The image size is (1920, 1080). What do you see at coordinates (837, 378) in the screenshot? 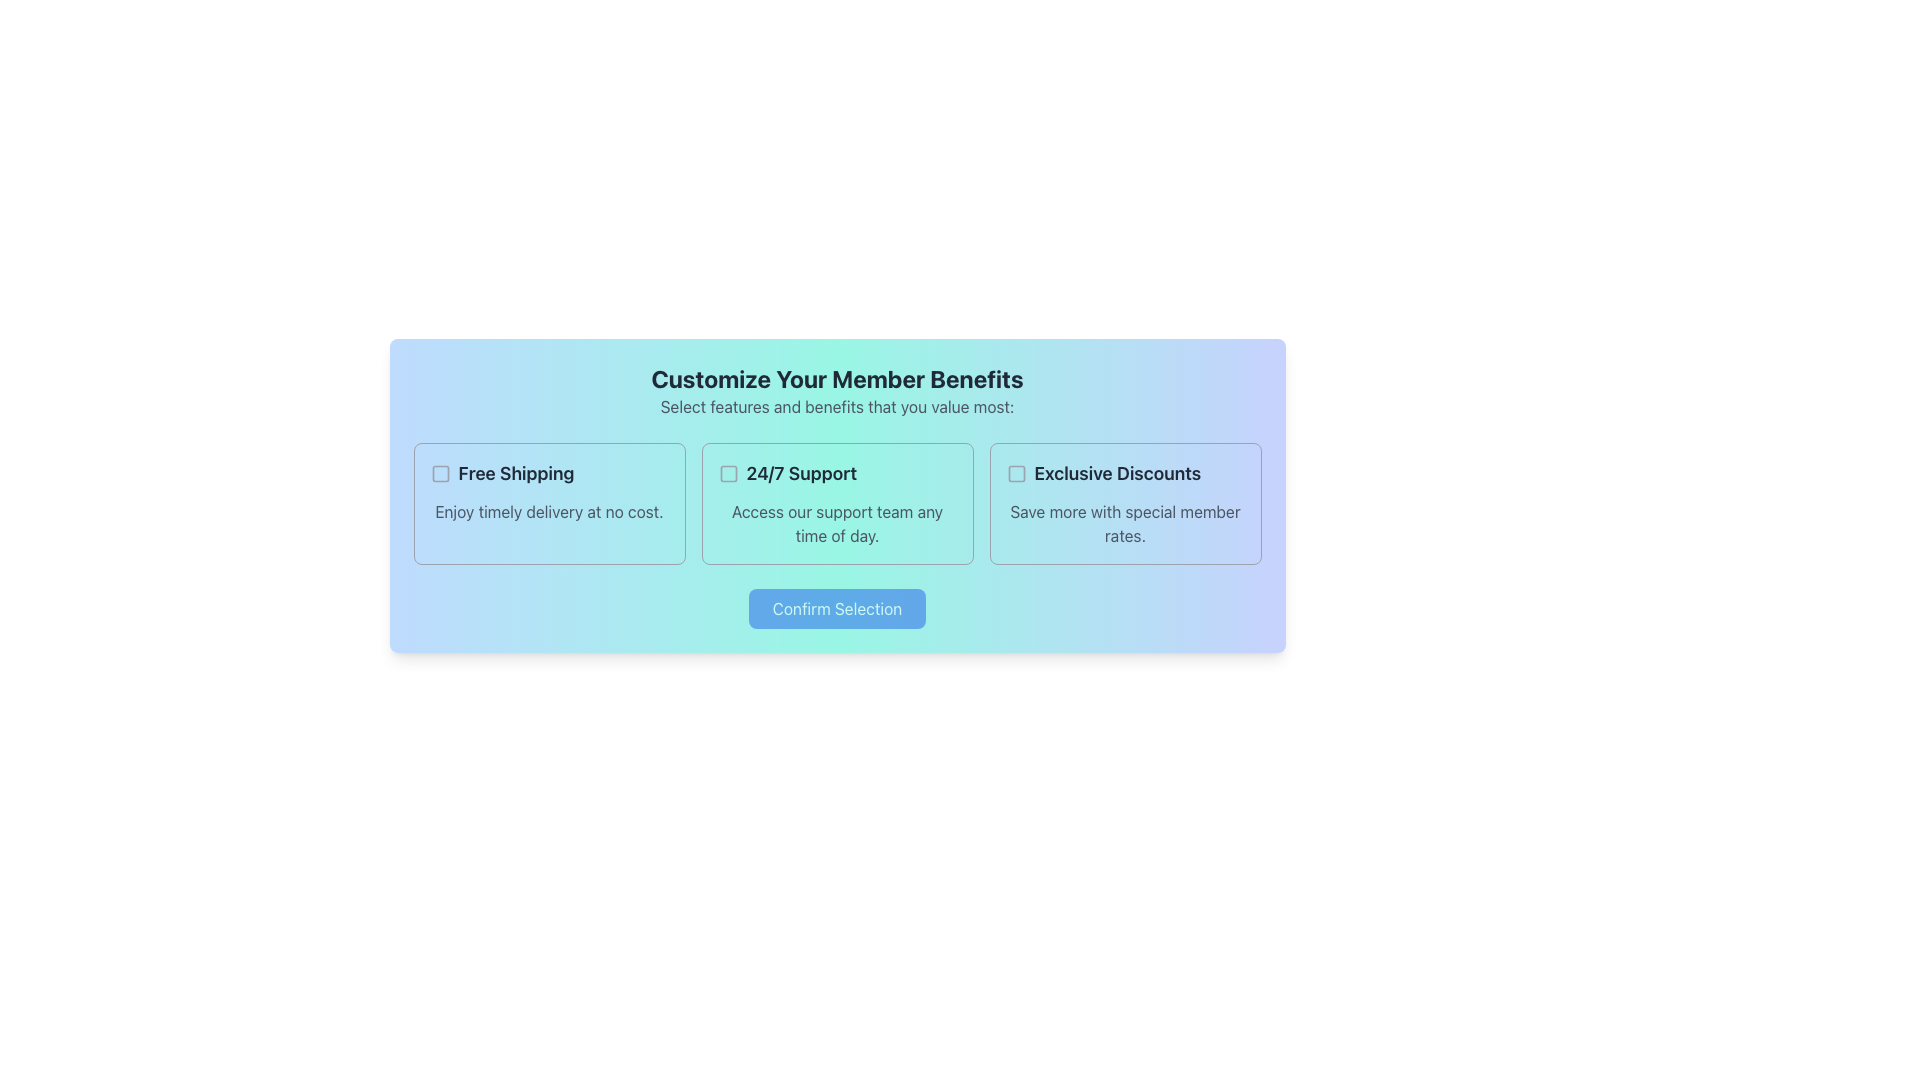
I see `the header element that reads 'Customize Your Member Benefits', which is a large, bold, centered text in dark gray on a gradient background` at bounding box center [837, 378].